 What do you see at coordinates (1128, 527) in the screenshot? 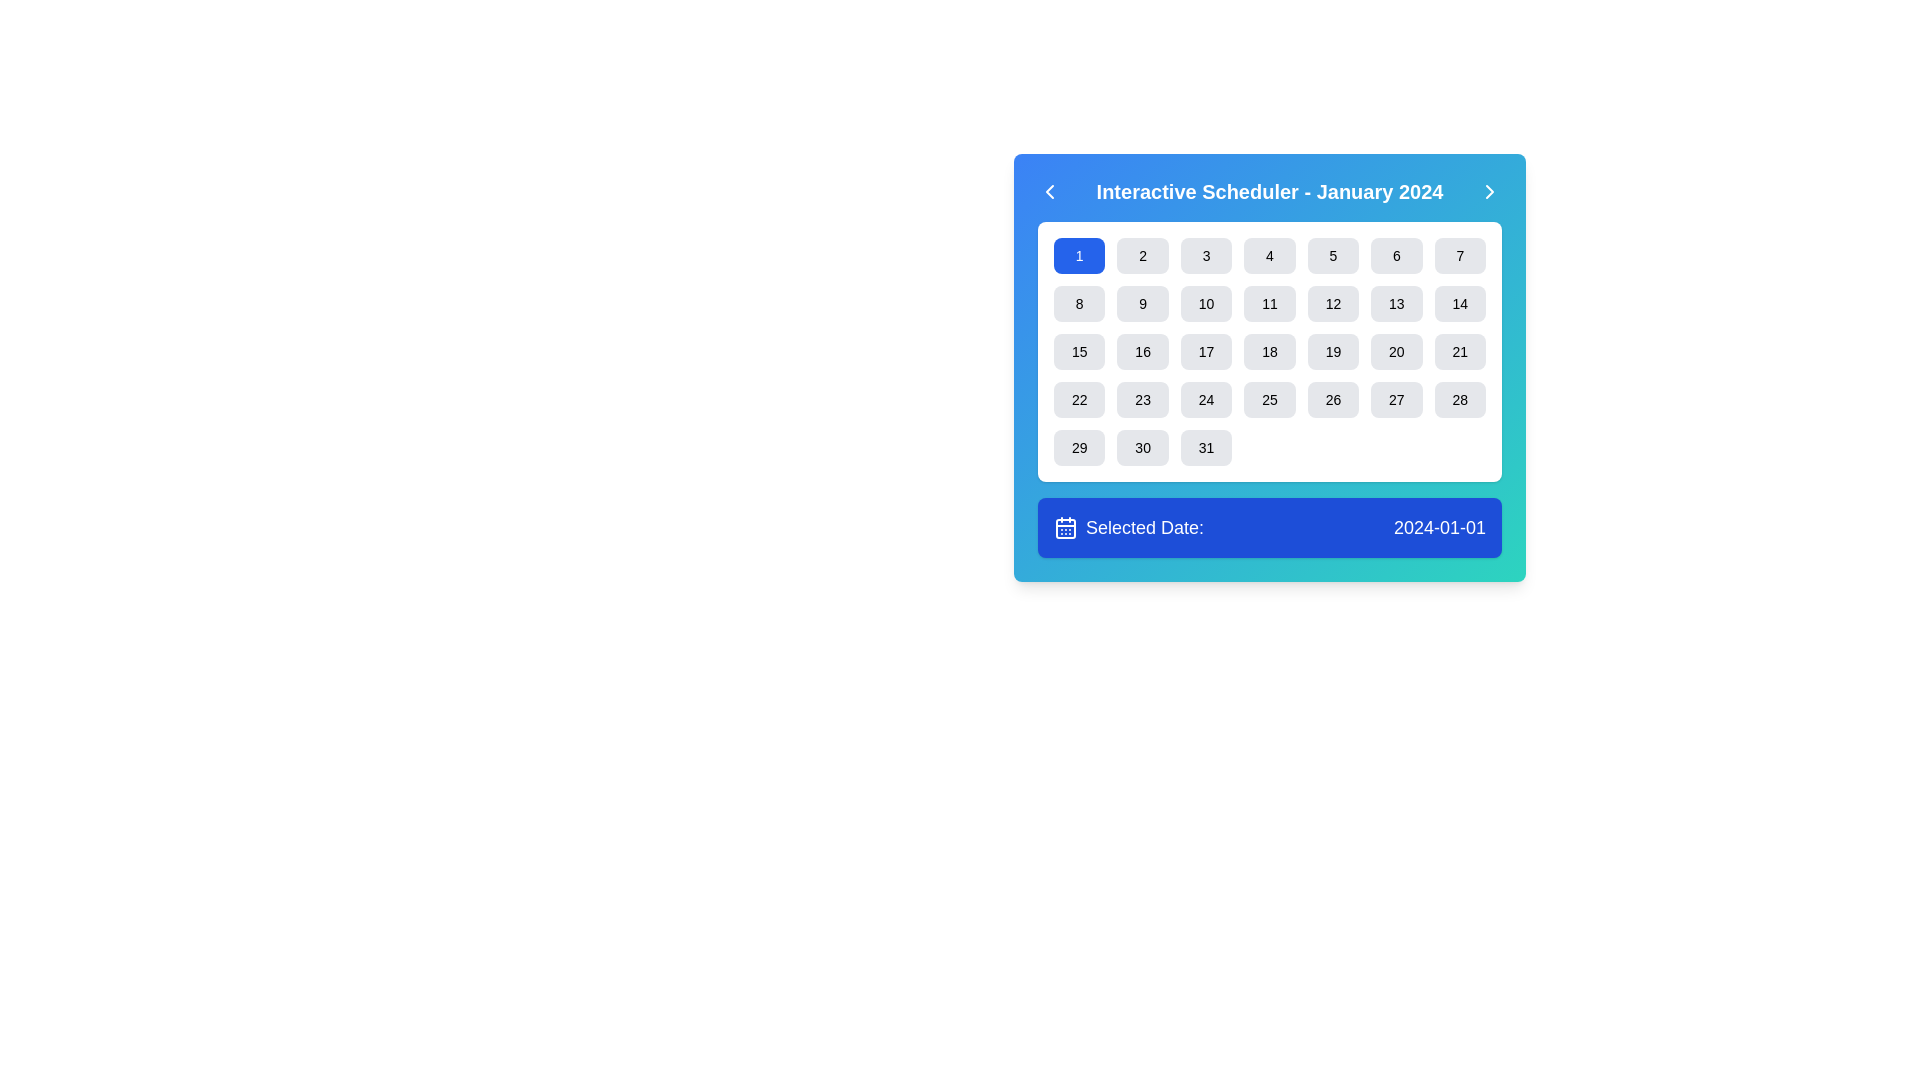
I see `the informational label with an icon located in the blue footer section of the scheduler interface, positioned to the left of the displayed date '2024-01-01.'` at bounding box center [1128, 527].